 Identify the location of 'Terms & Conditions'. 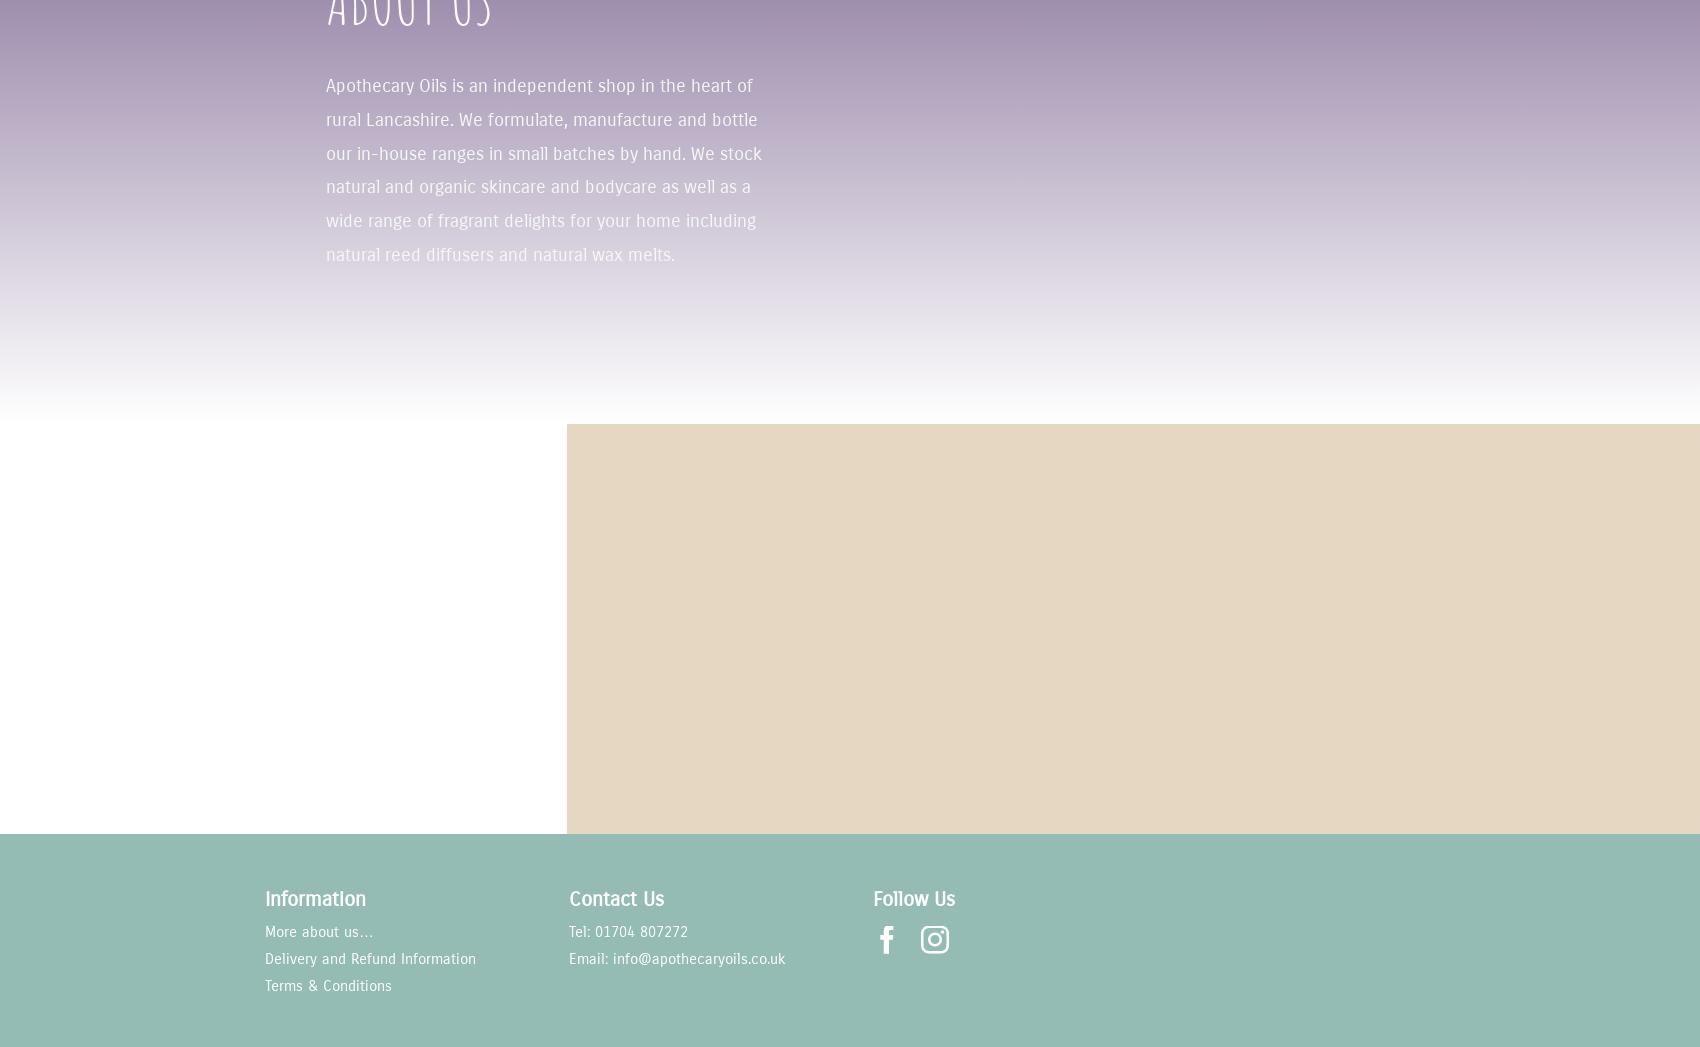
(326, 984).